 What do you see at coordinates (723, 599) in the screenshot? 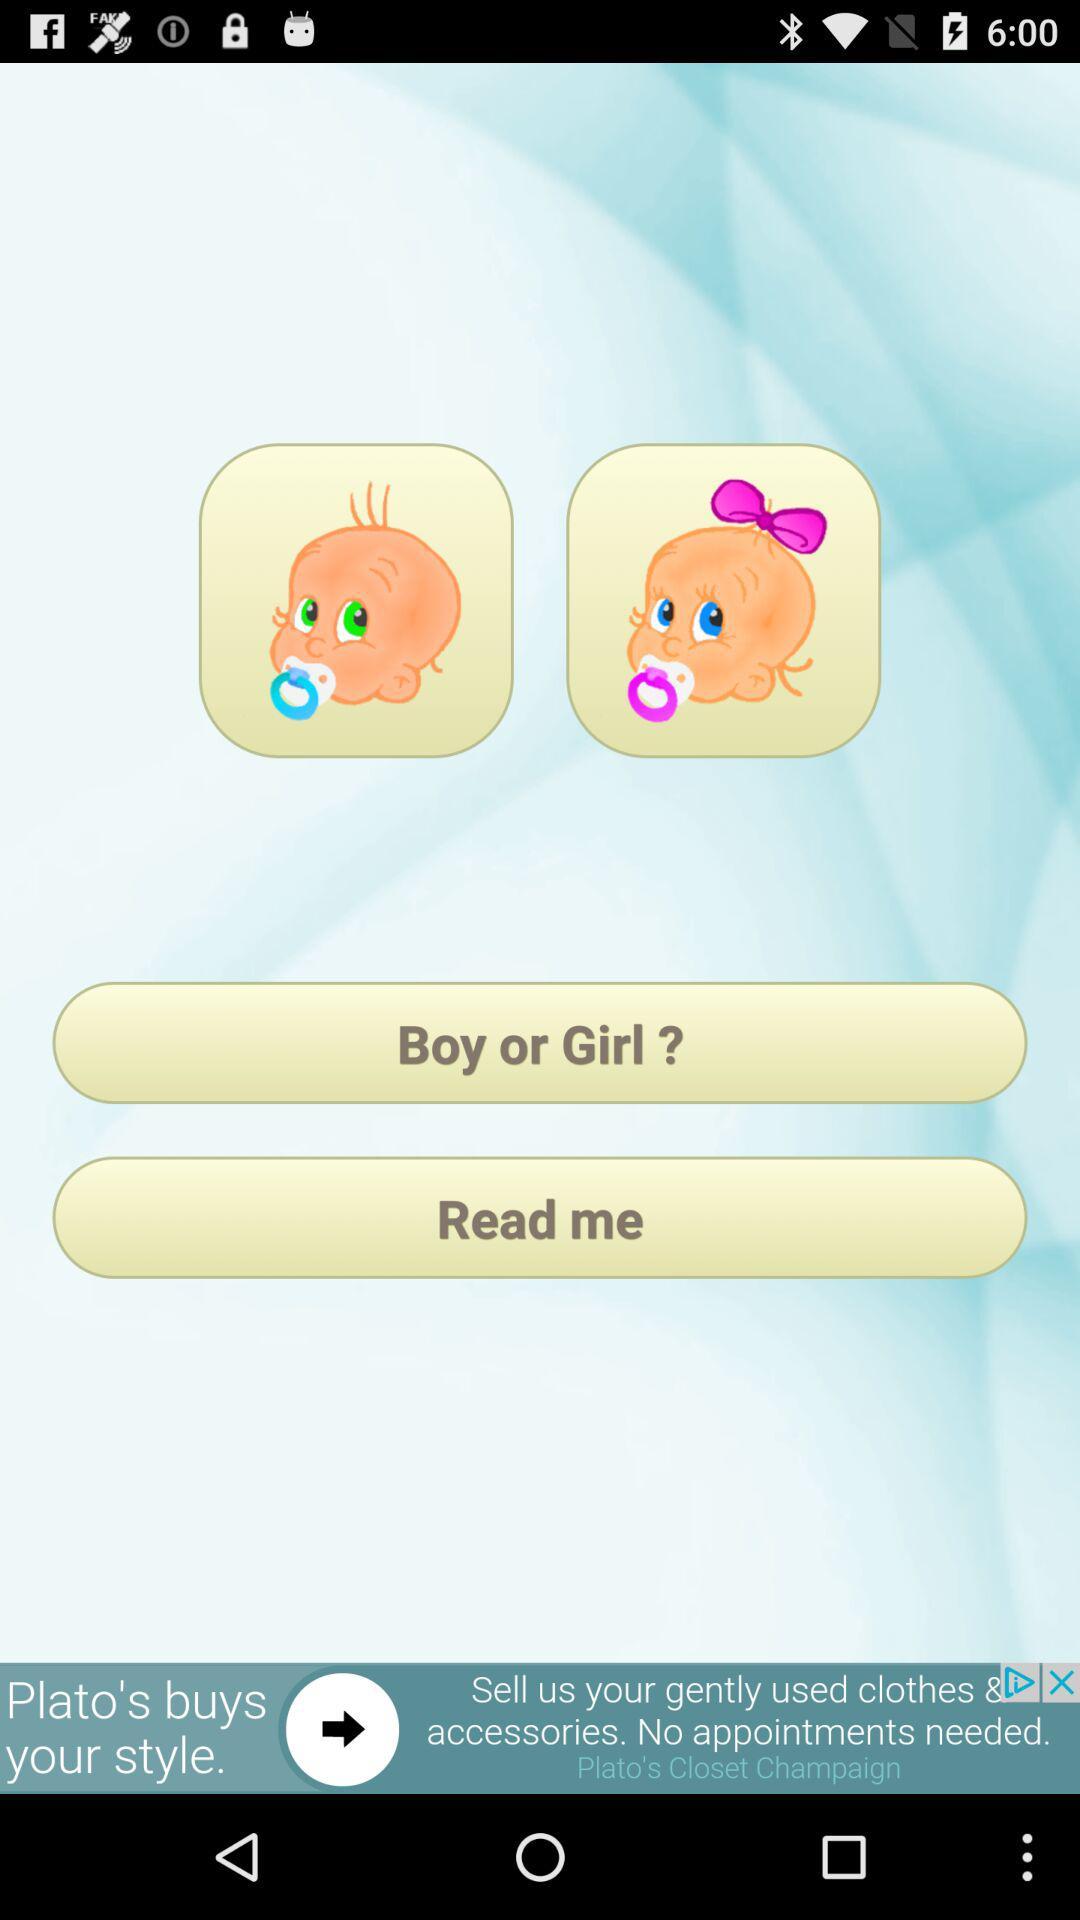
I see `pick girl as gender` at bounding box center [723, 599].